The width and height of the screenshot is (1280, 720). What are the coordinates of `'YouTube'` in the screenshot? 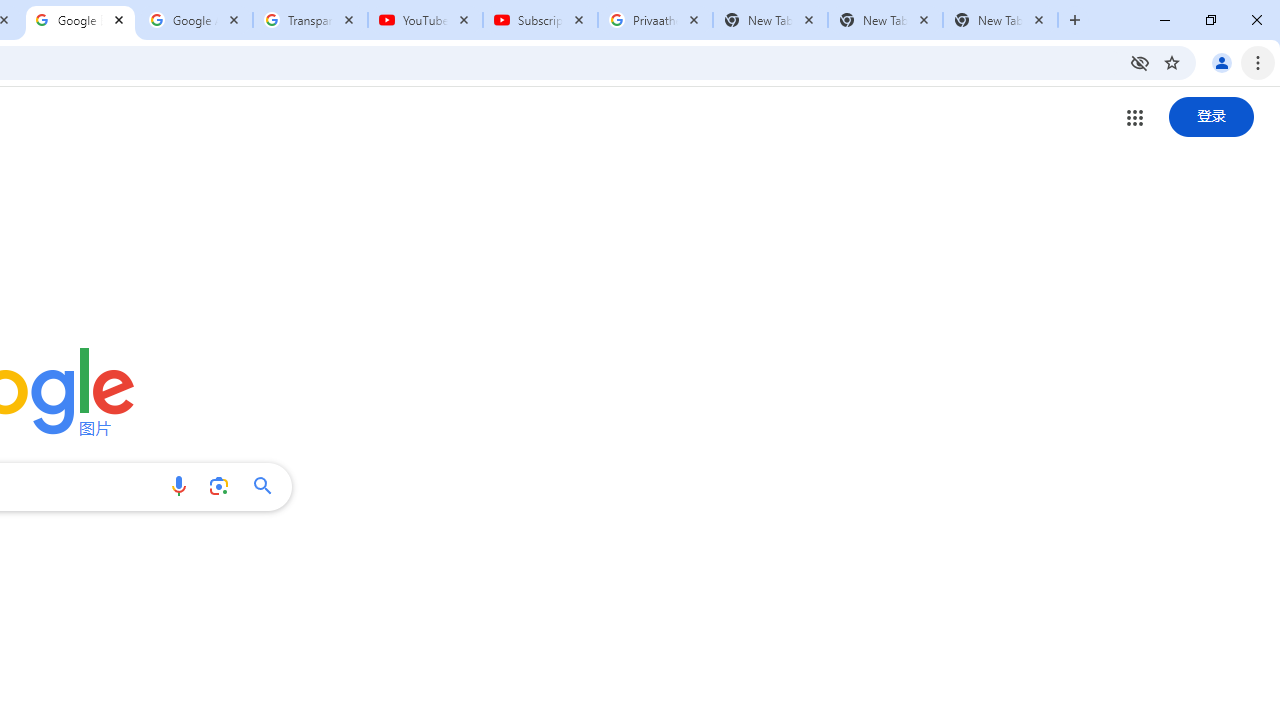 It's located at (423, 20).